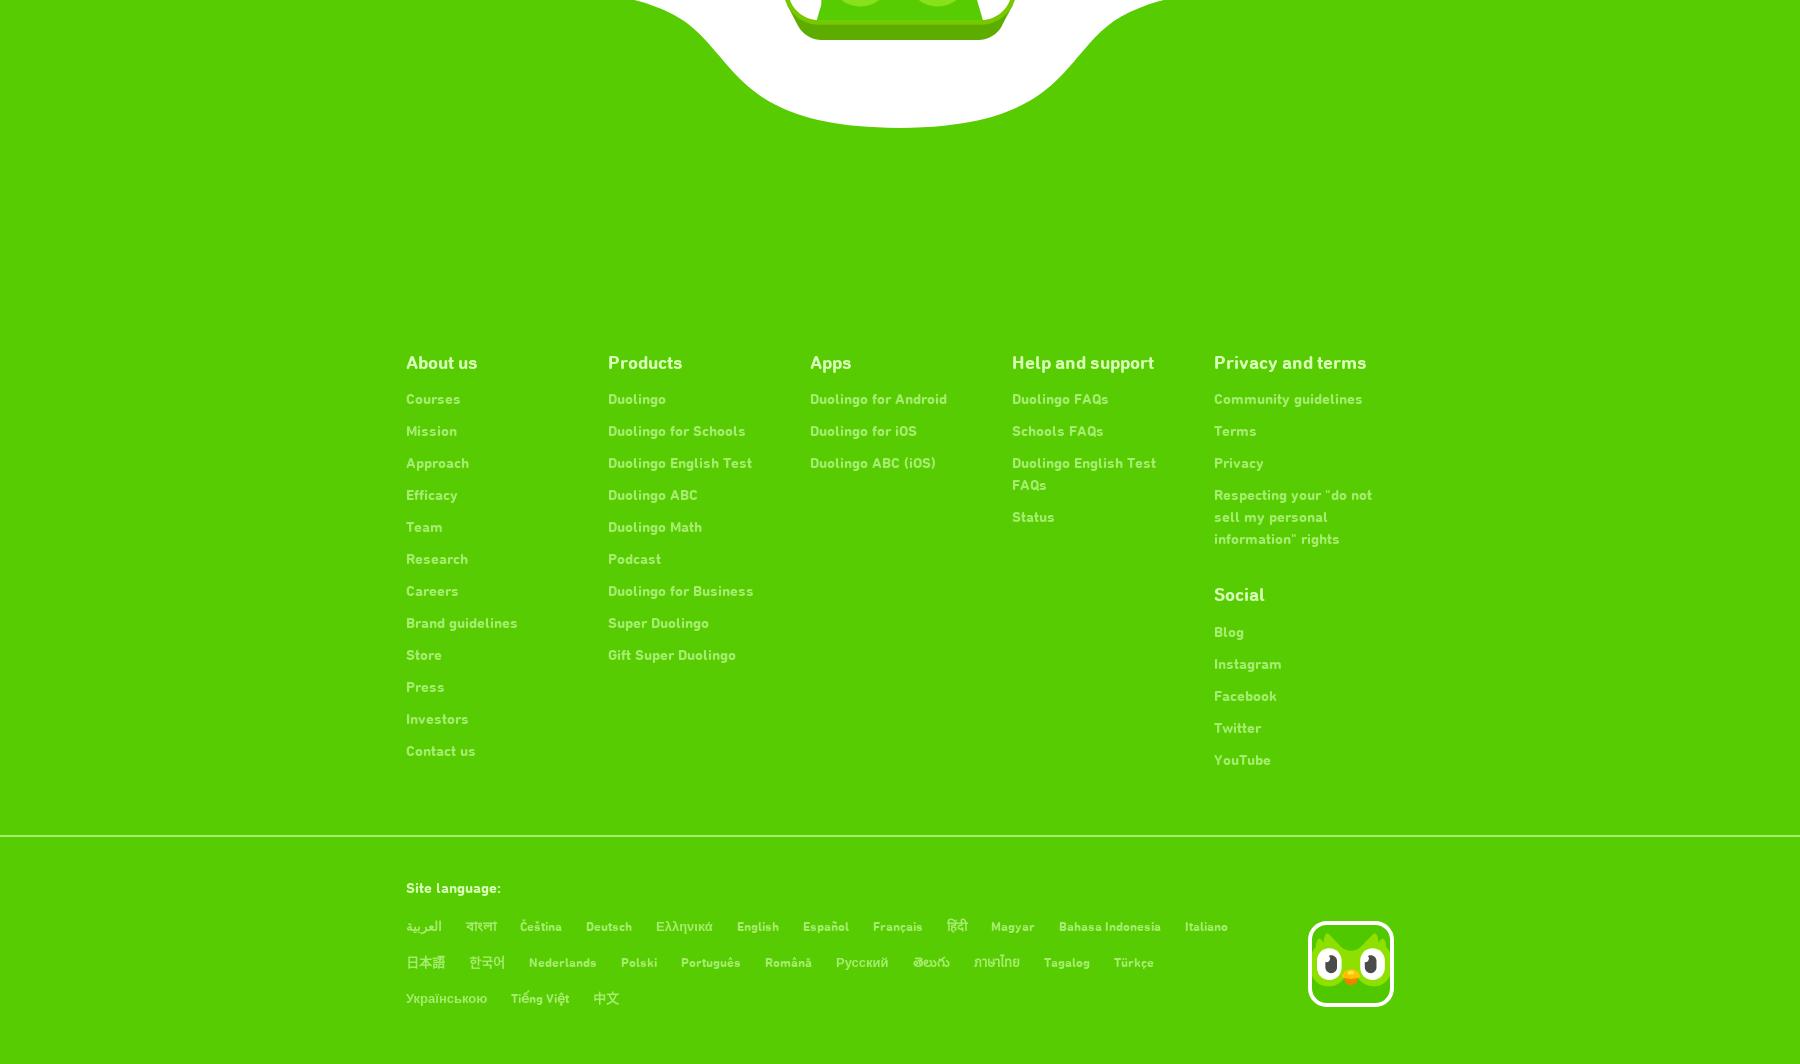 The height and width of the screenshot is (1064, 1800). I want to click on 'Français', so click(896, 926).